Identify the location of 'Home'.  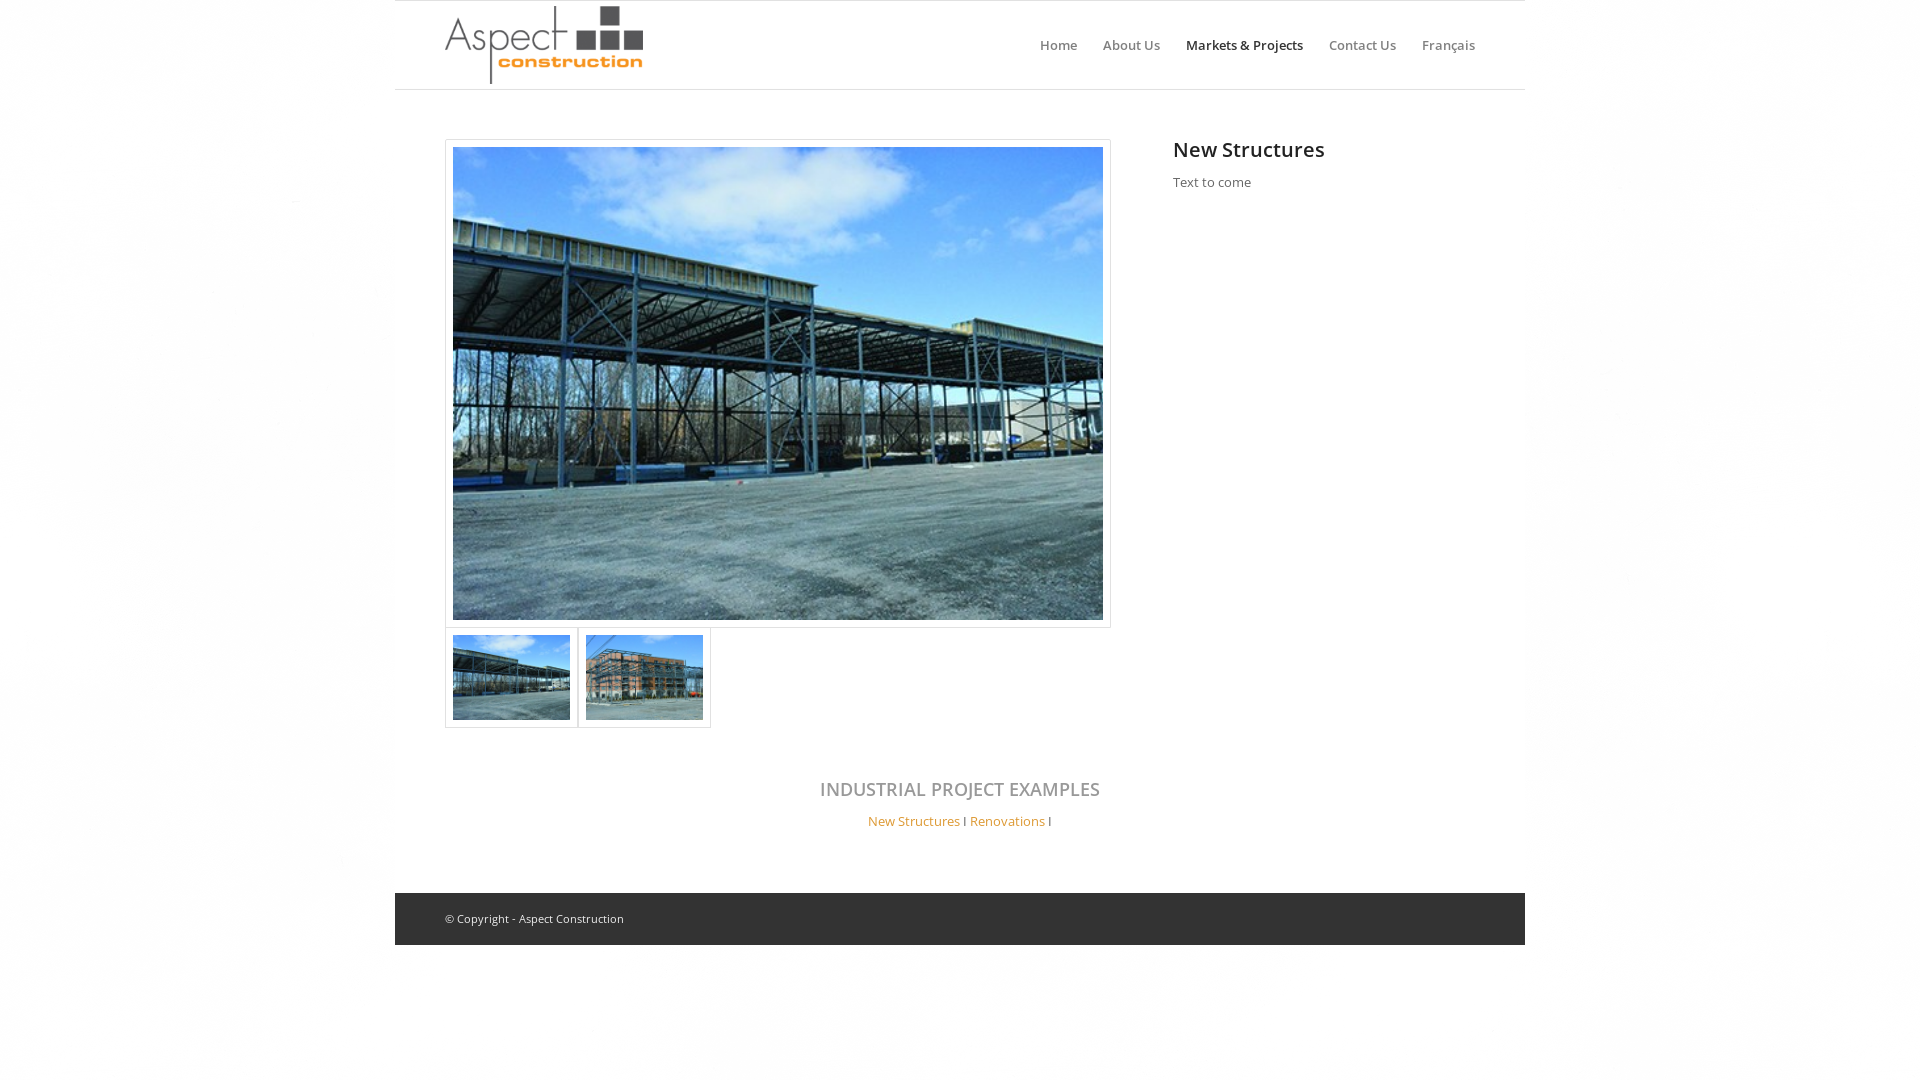
(1057, 45).